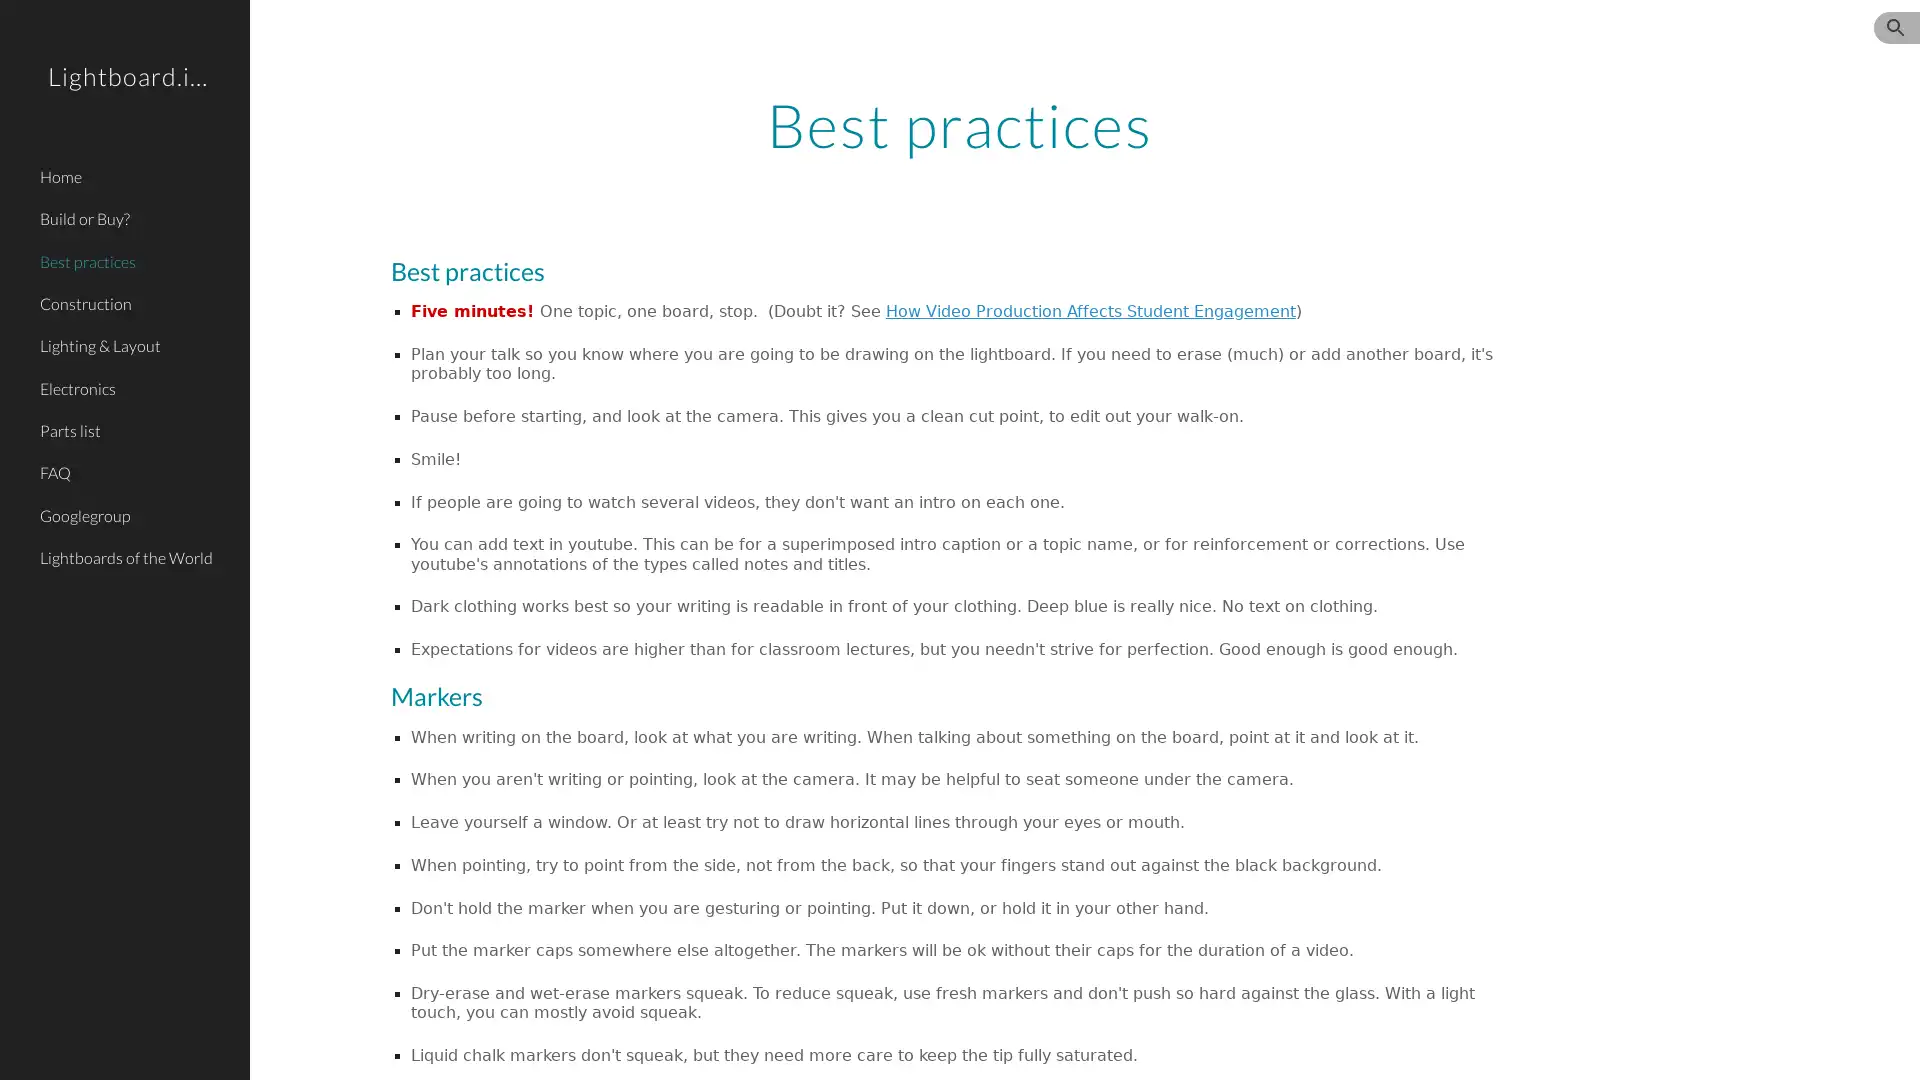 This screenshot has width=1920, height=1080. I want to click on Copy heading link, so click(691, 270).